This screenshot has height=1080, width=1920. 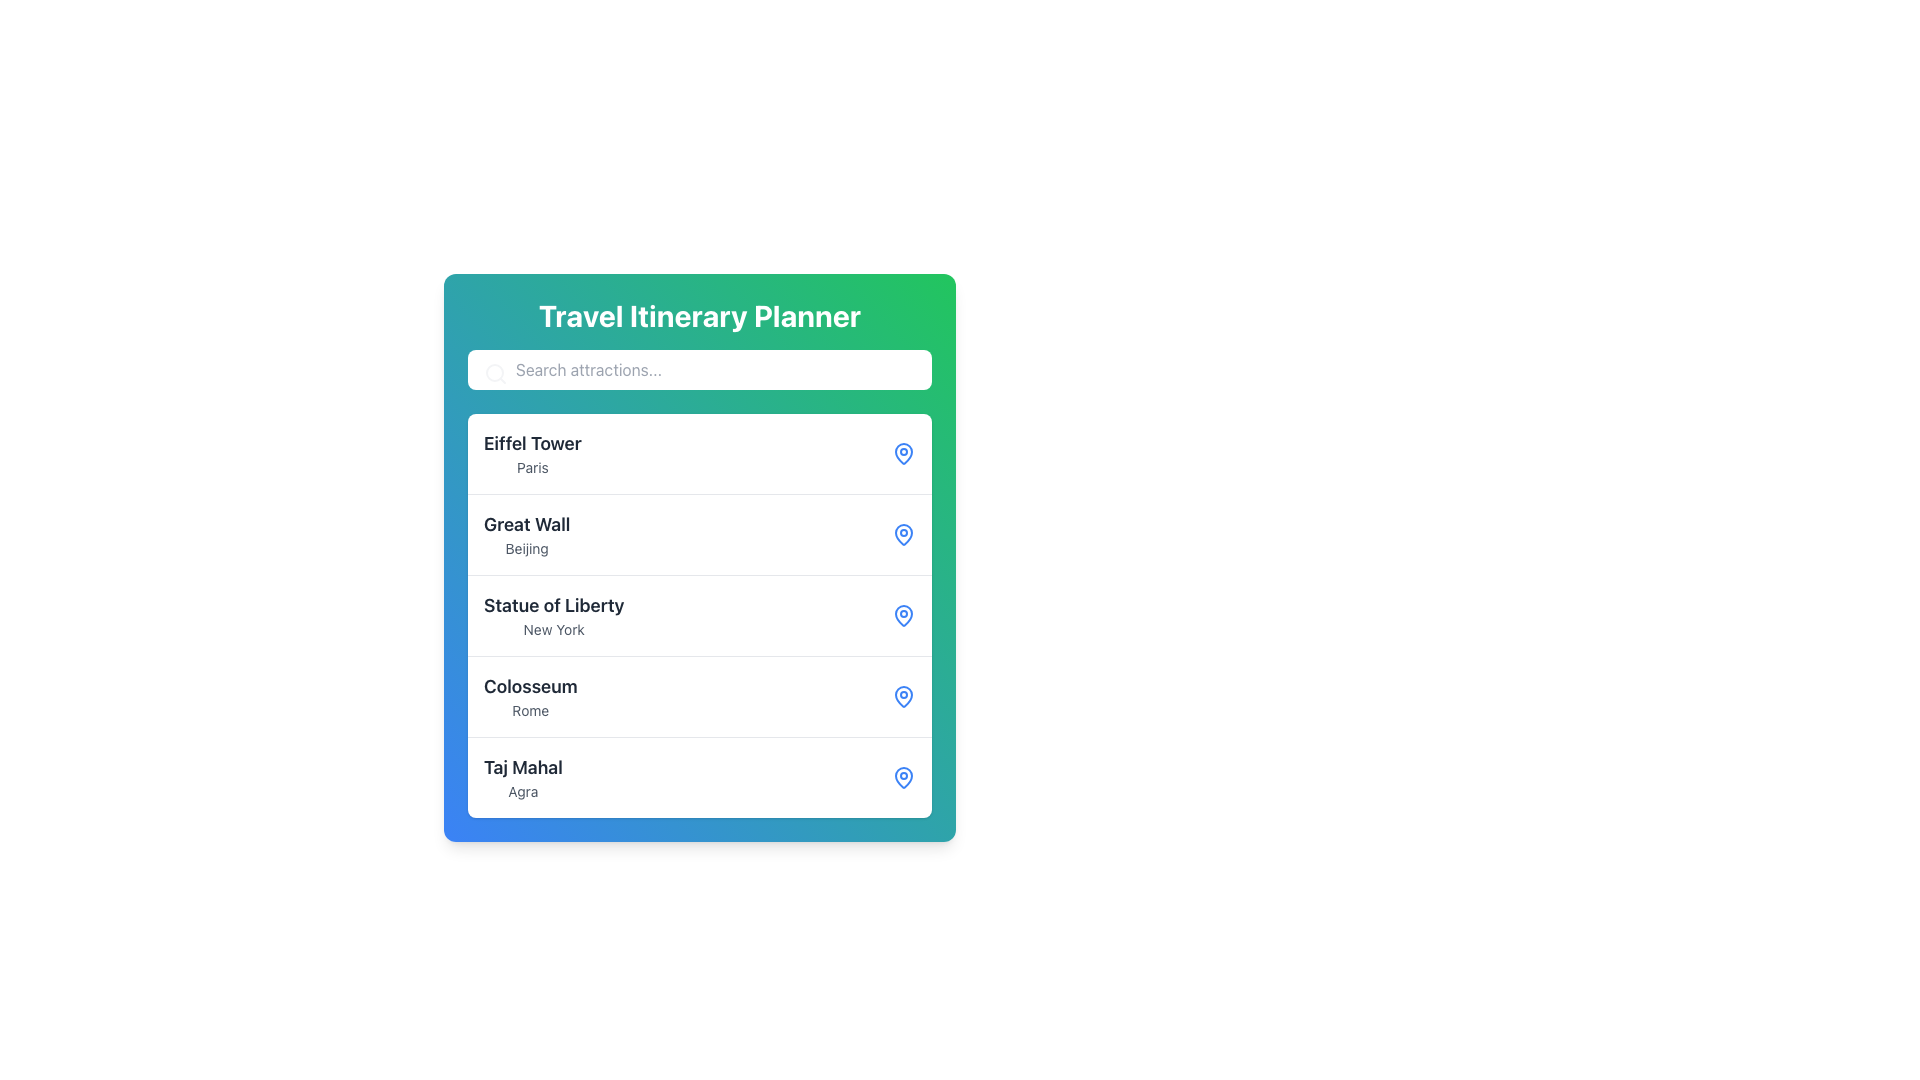 I want to click on the icon that serves as a visual indicator for accessing information related to the location 'Great Wall, Beijing.', so click(x=902, y=534).